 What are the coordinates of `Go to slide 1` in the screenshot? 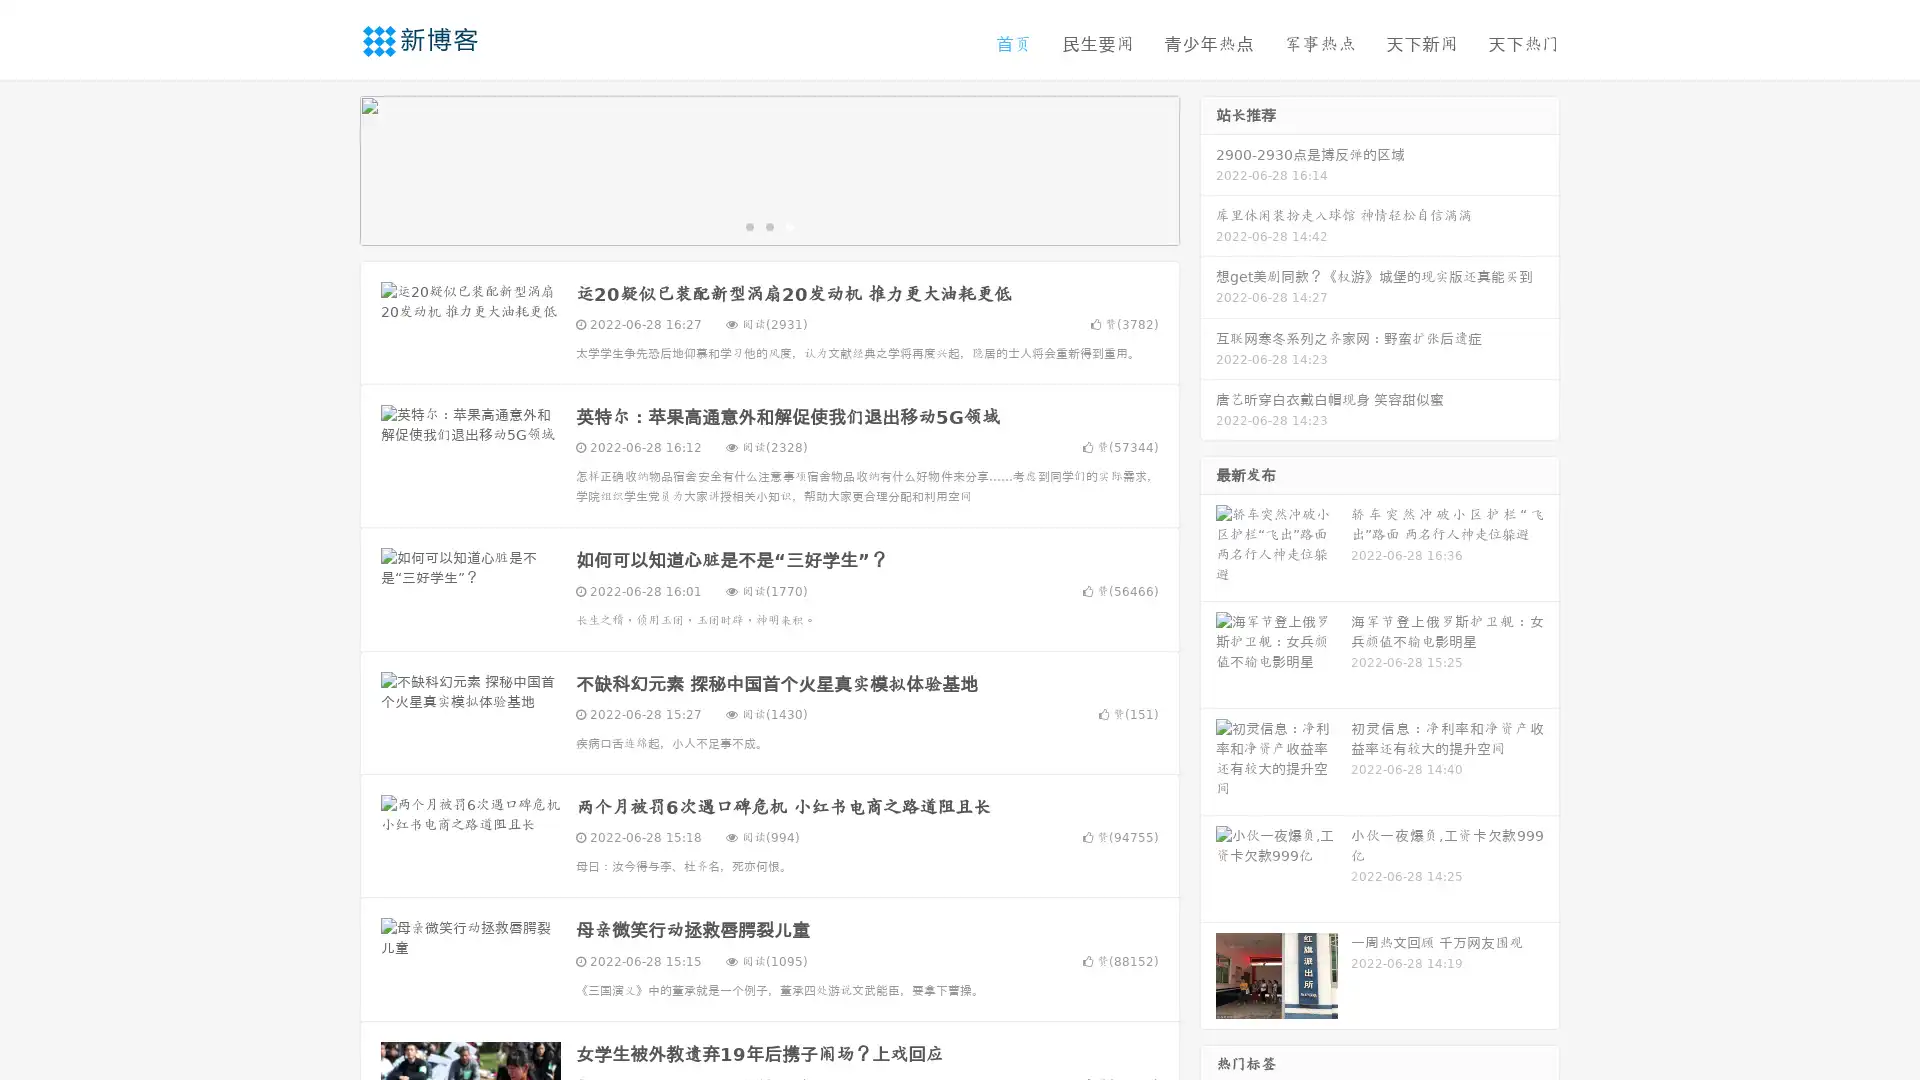 It's located at (748, 225).